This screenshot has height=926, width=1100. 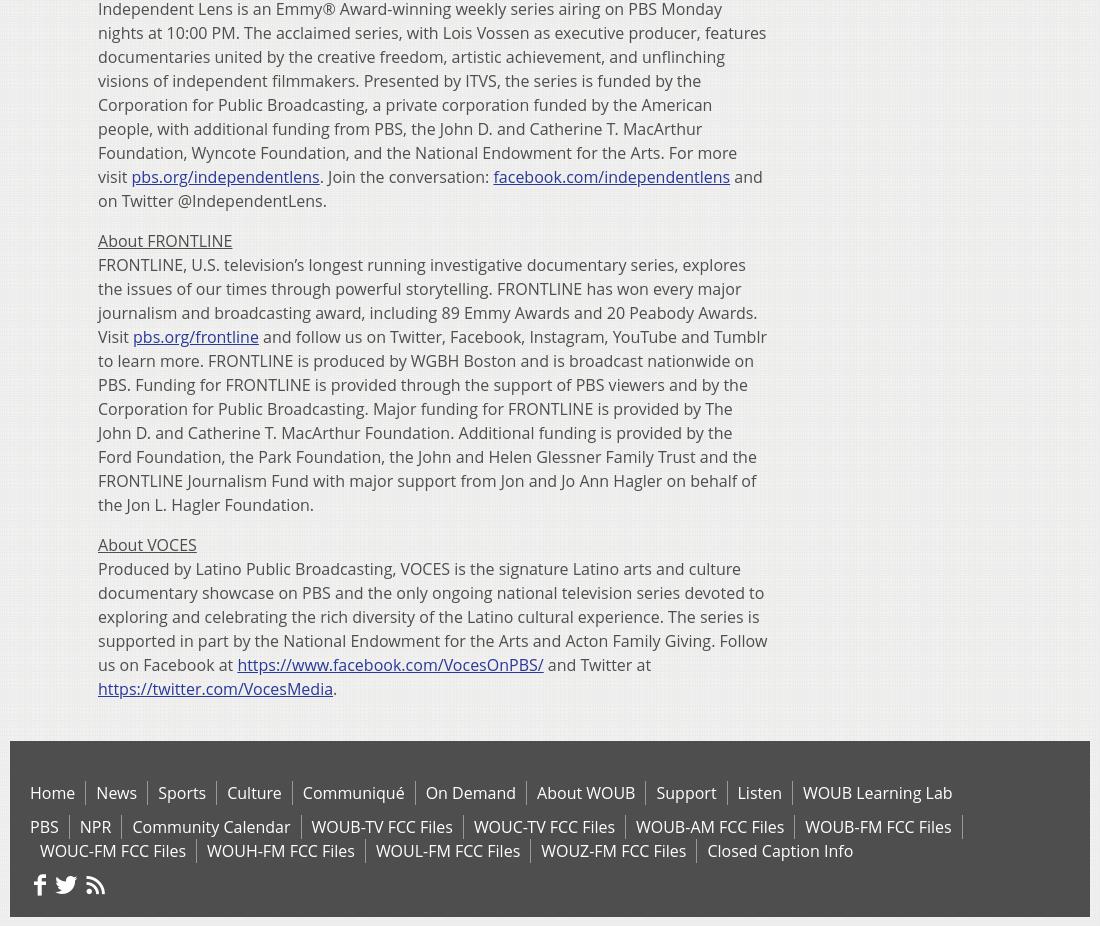 I want to click on 'Produced by Latino Public Broadcasting, VOCES is the signature Latino arts and culture documentary showcase on PBS and the only ongoing national television series devoted to exploring and celebrating the rich diversity of the Latino cultural experience. The series is supported in part by the National Endowment for the Arts and Acton Family Giving. Follow us on Facebook at', so click(x=98, y=614).